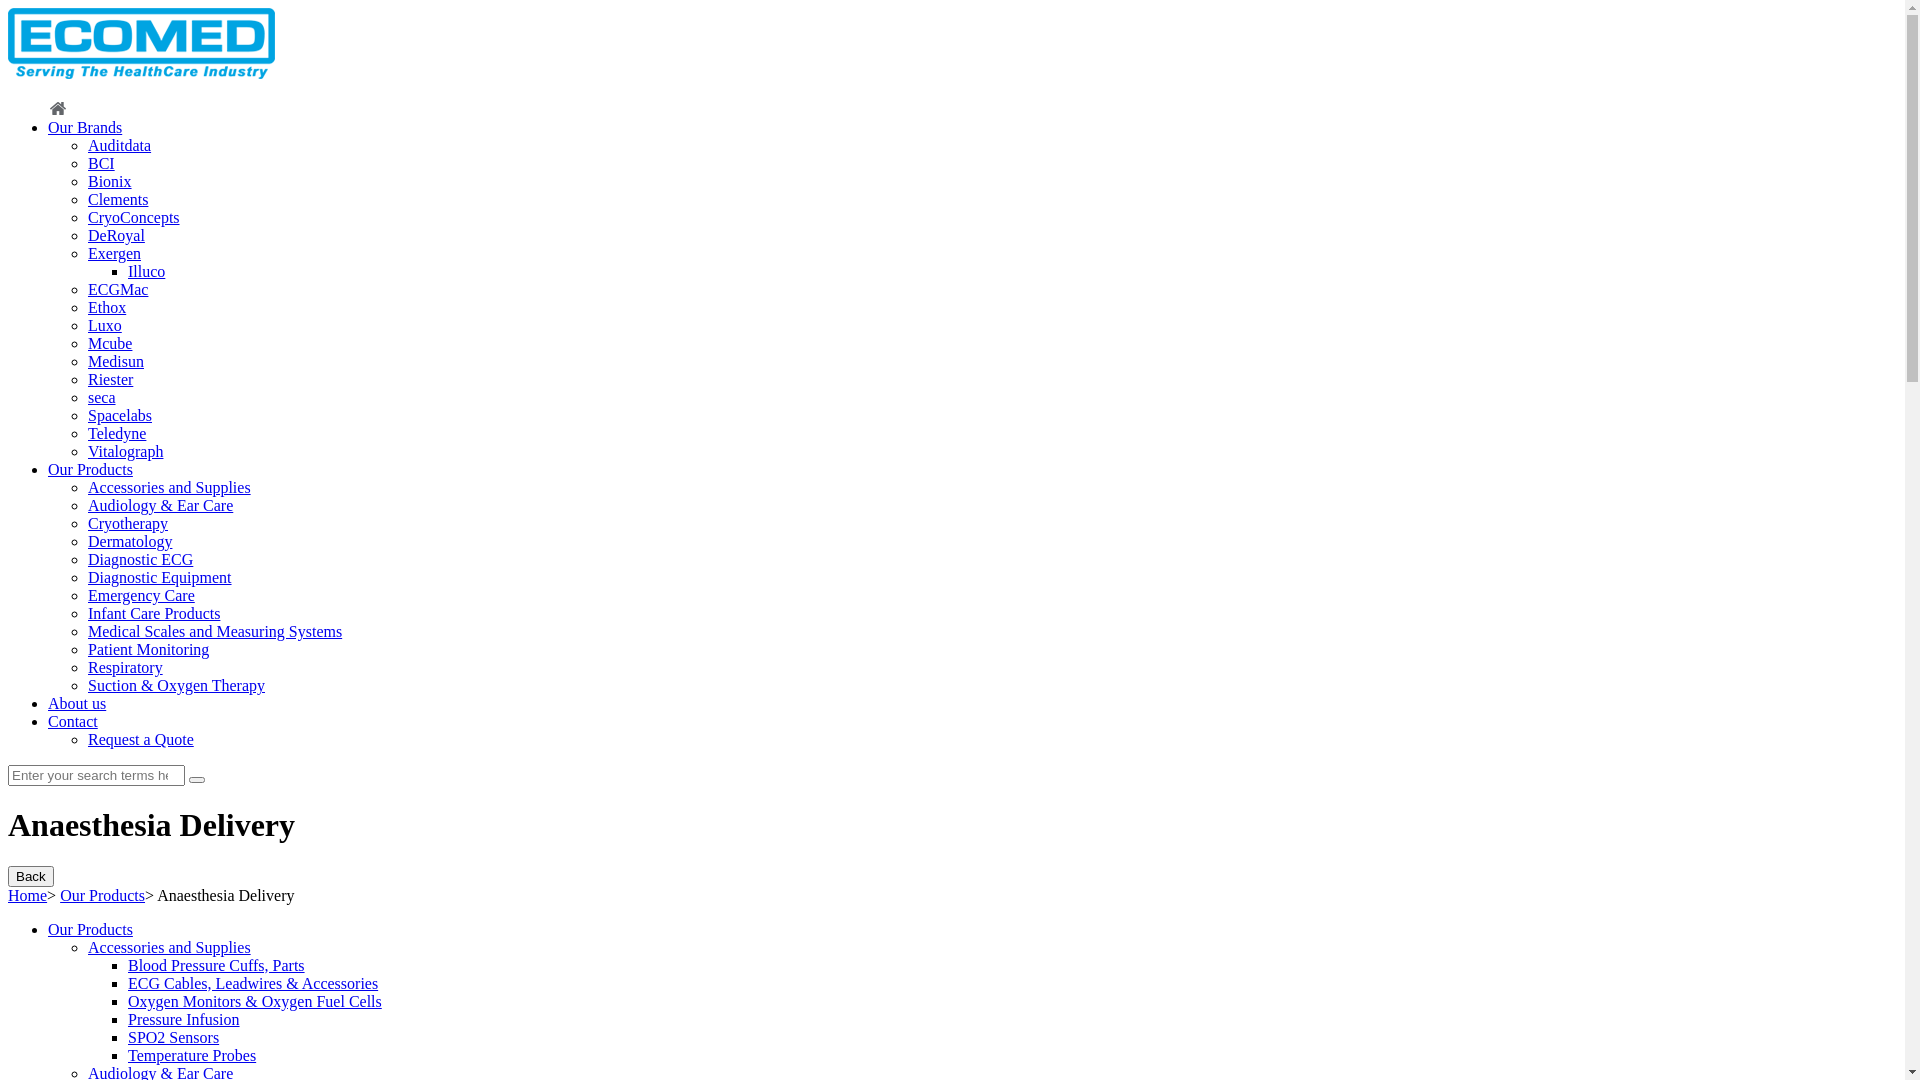 Image resolution: width=1920 pixels, height=1080 pixels. Describe the element at coordinates (84, 127) in the screenshot. I see `'Our Brands'` at that location.